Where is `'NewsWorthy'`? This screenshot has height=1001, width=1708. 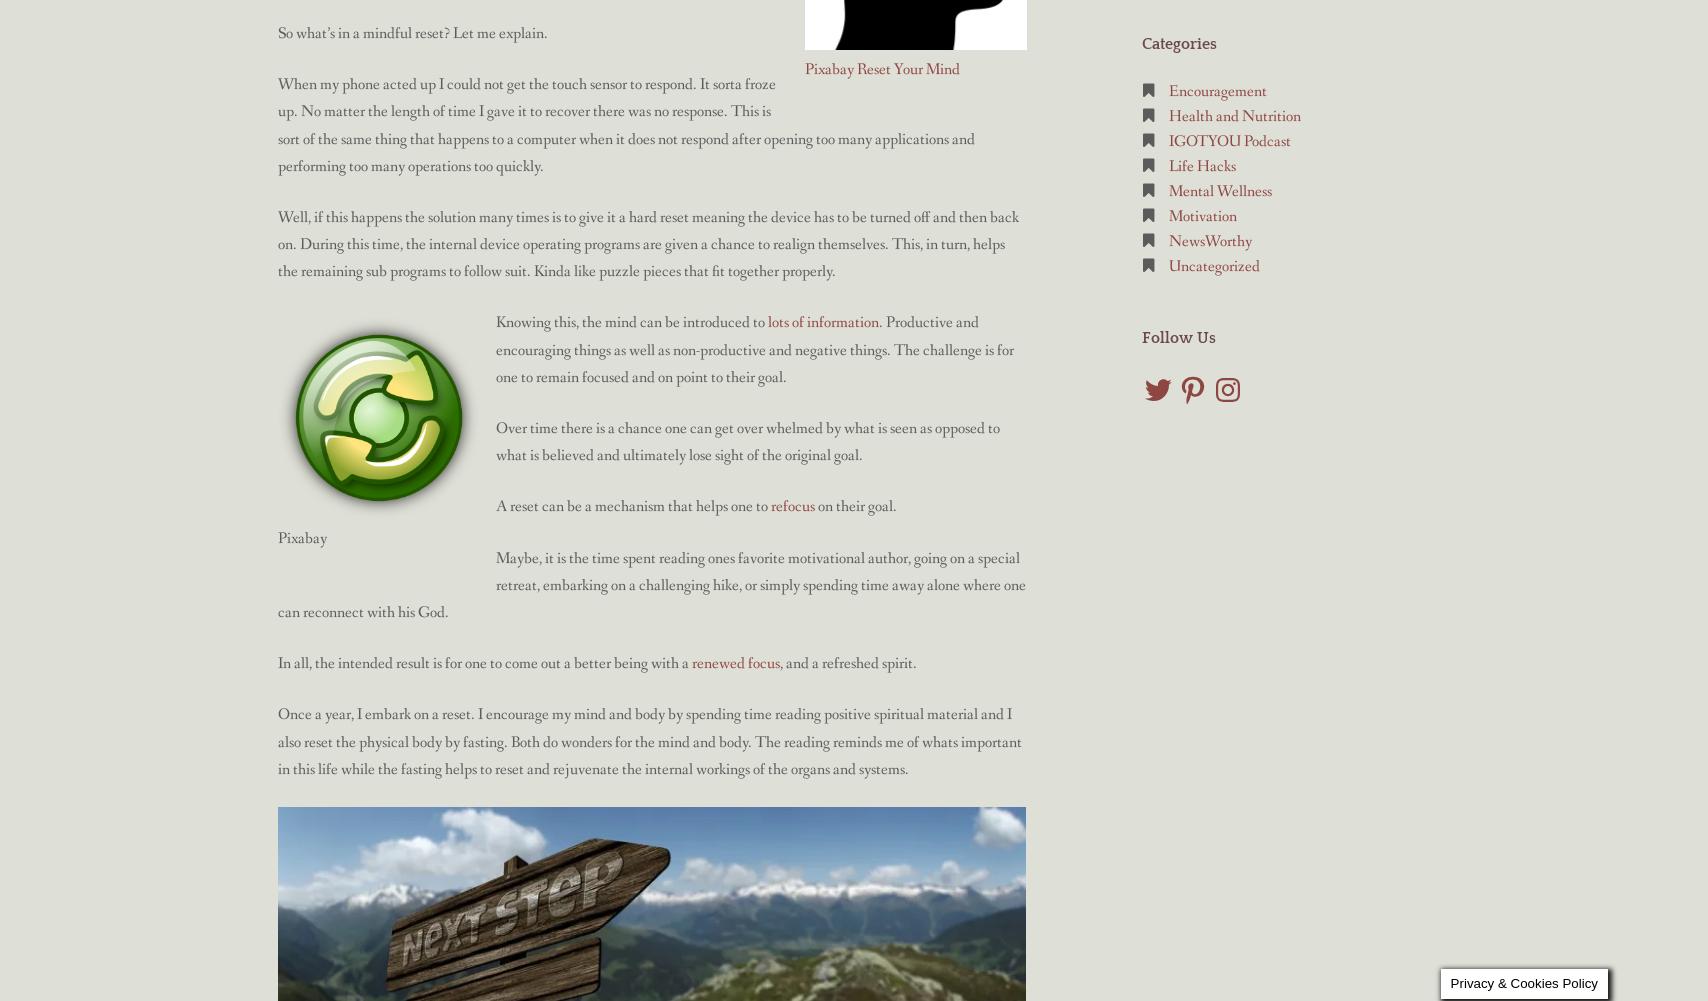
'NewsWorthy' is located at coordinates (1210, 240).